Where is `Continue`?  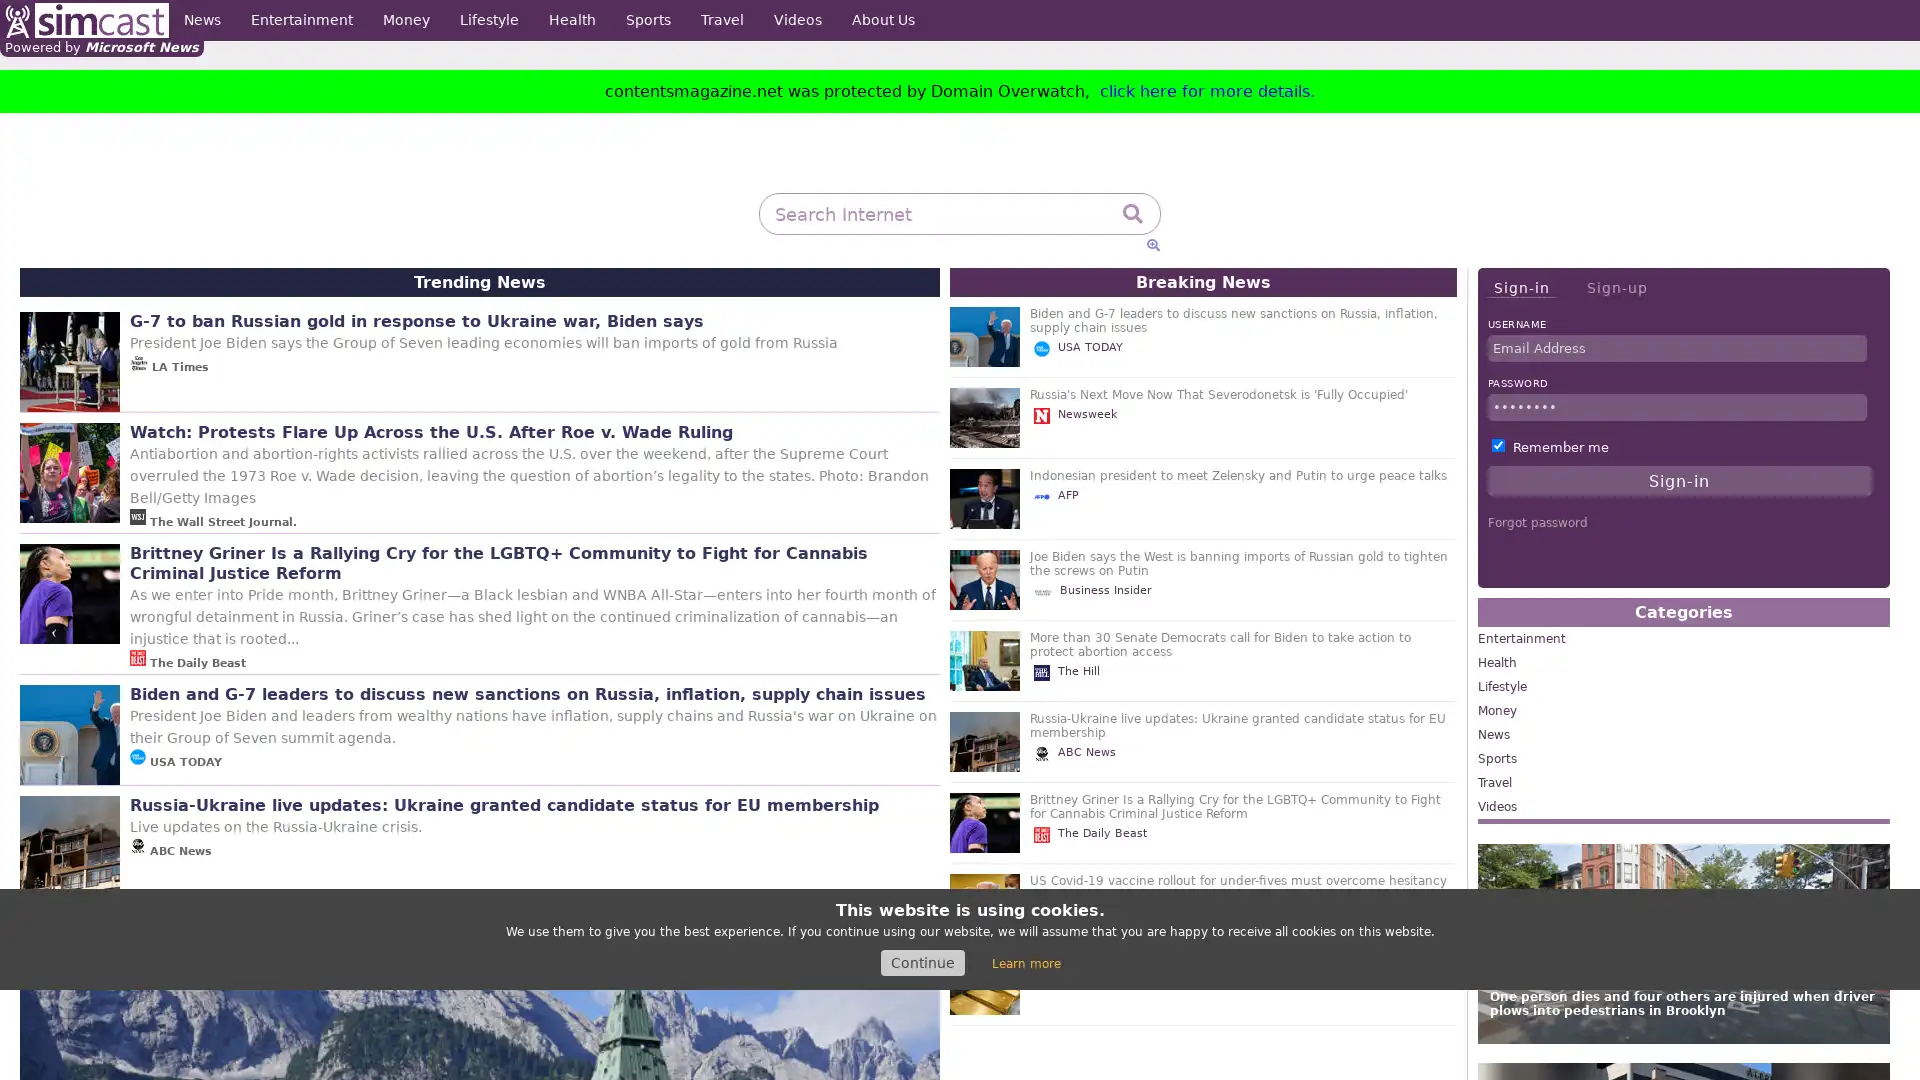 Continue is located at coordinates (921, 962).